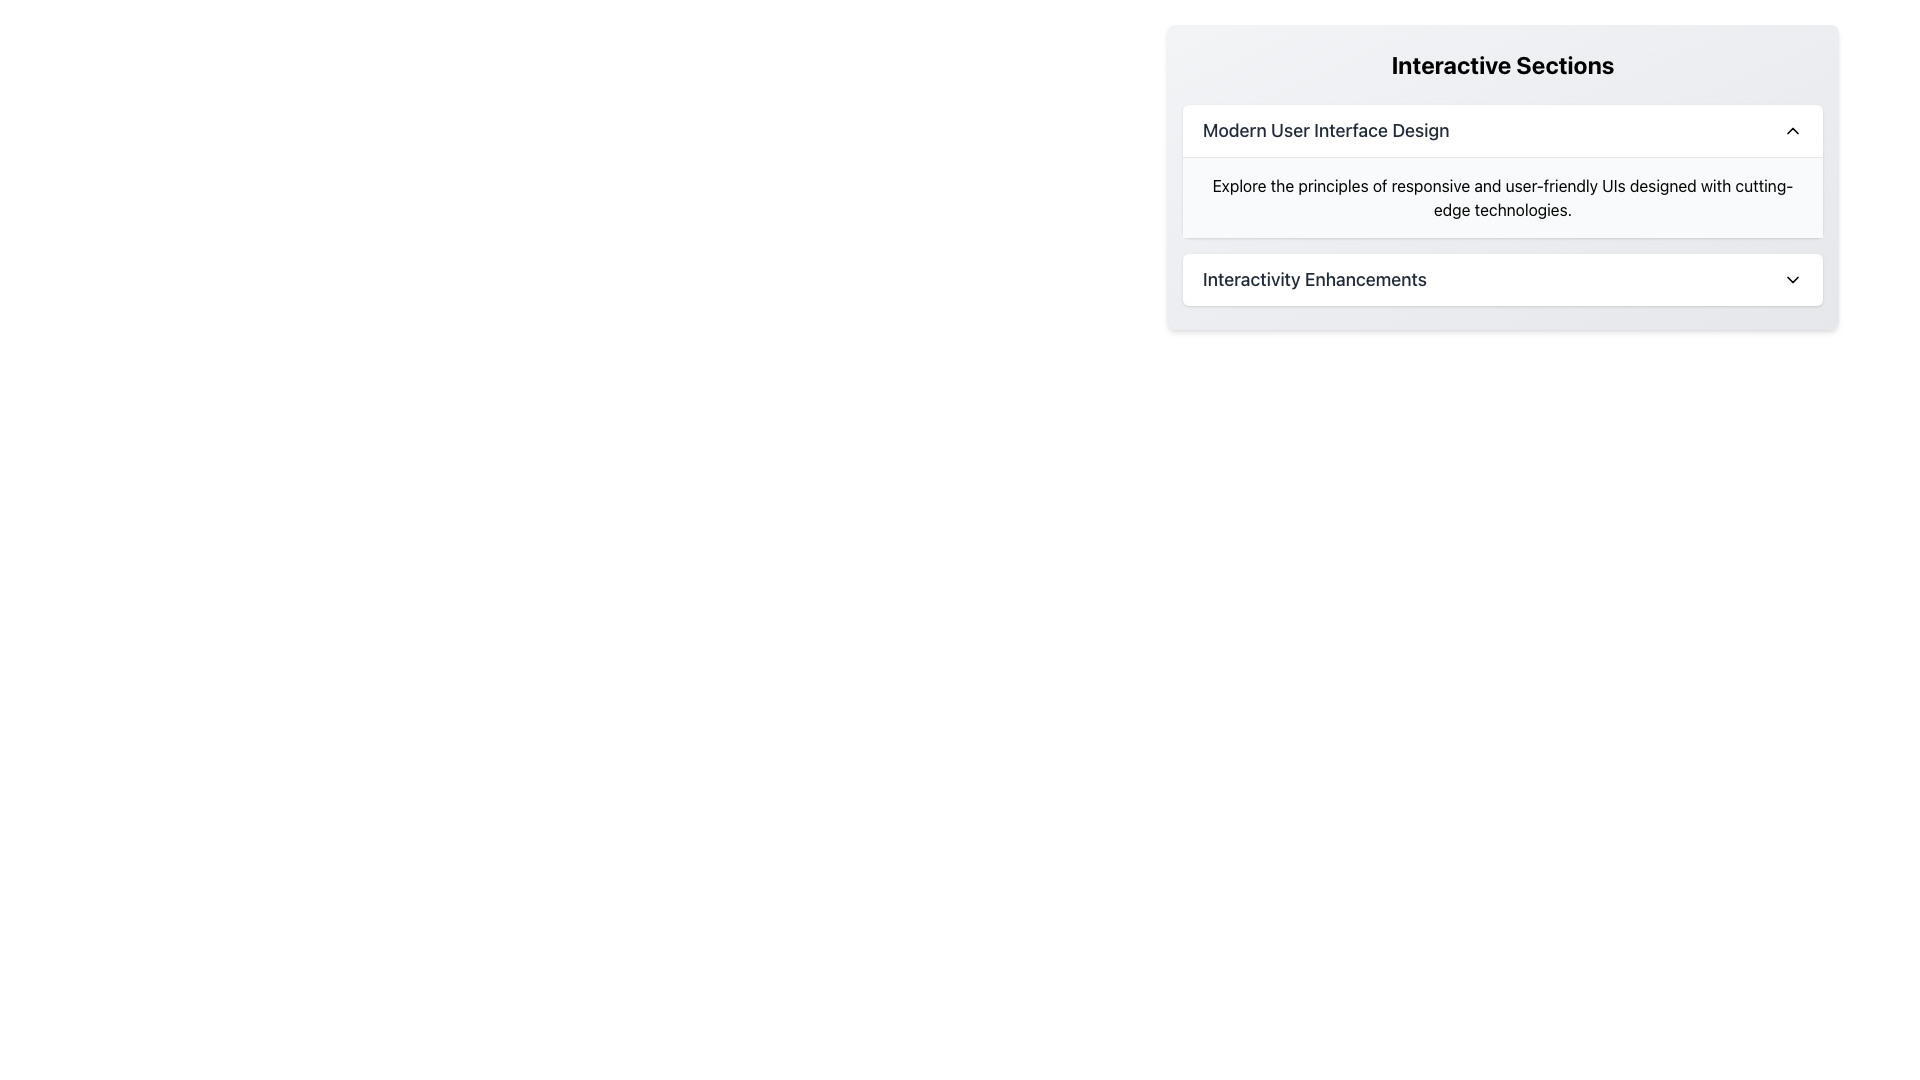  I want to click on the Text Content Section that describes user-friendly UIs and cutting-edge technologies, which is styled with a white background and rounded corners, located below the 'Modern User Interface Design' header, so click(1502, 170).